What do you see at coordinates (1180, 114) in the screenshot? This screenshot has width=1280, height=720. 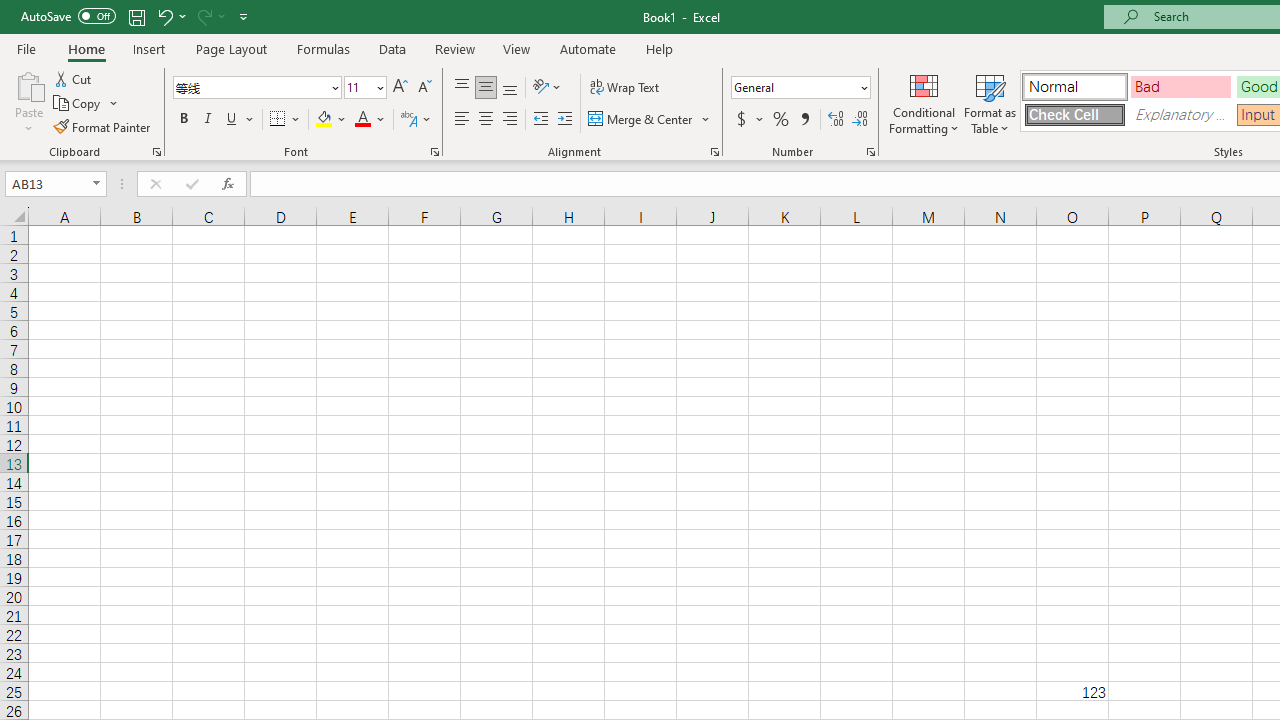 I see `'Explanatory Text'` at bounding box center [1180, 114].